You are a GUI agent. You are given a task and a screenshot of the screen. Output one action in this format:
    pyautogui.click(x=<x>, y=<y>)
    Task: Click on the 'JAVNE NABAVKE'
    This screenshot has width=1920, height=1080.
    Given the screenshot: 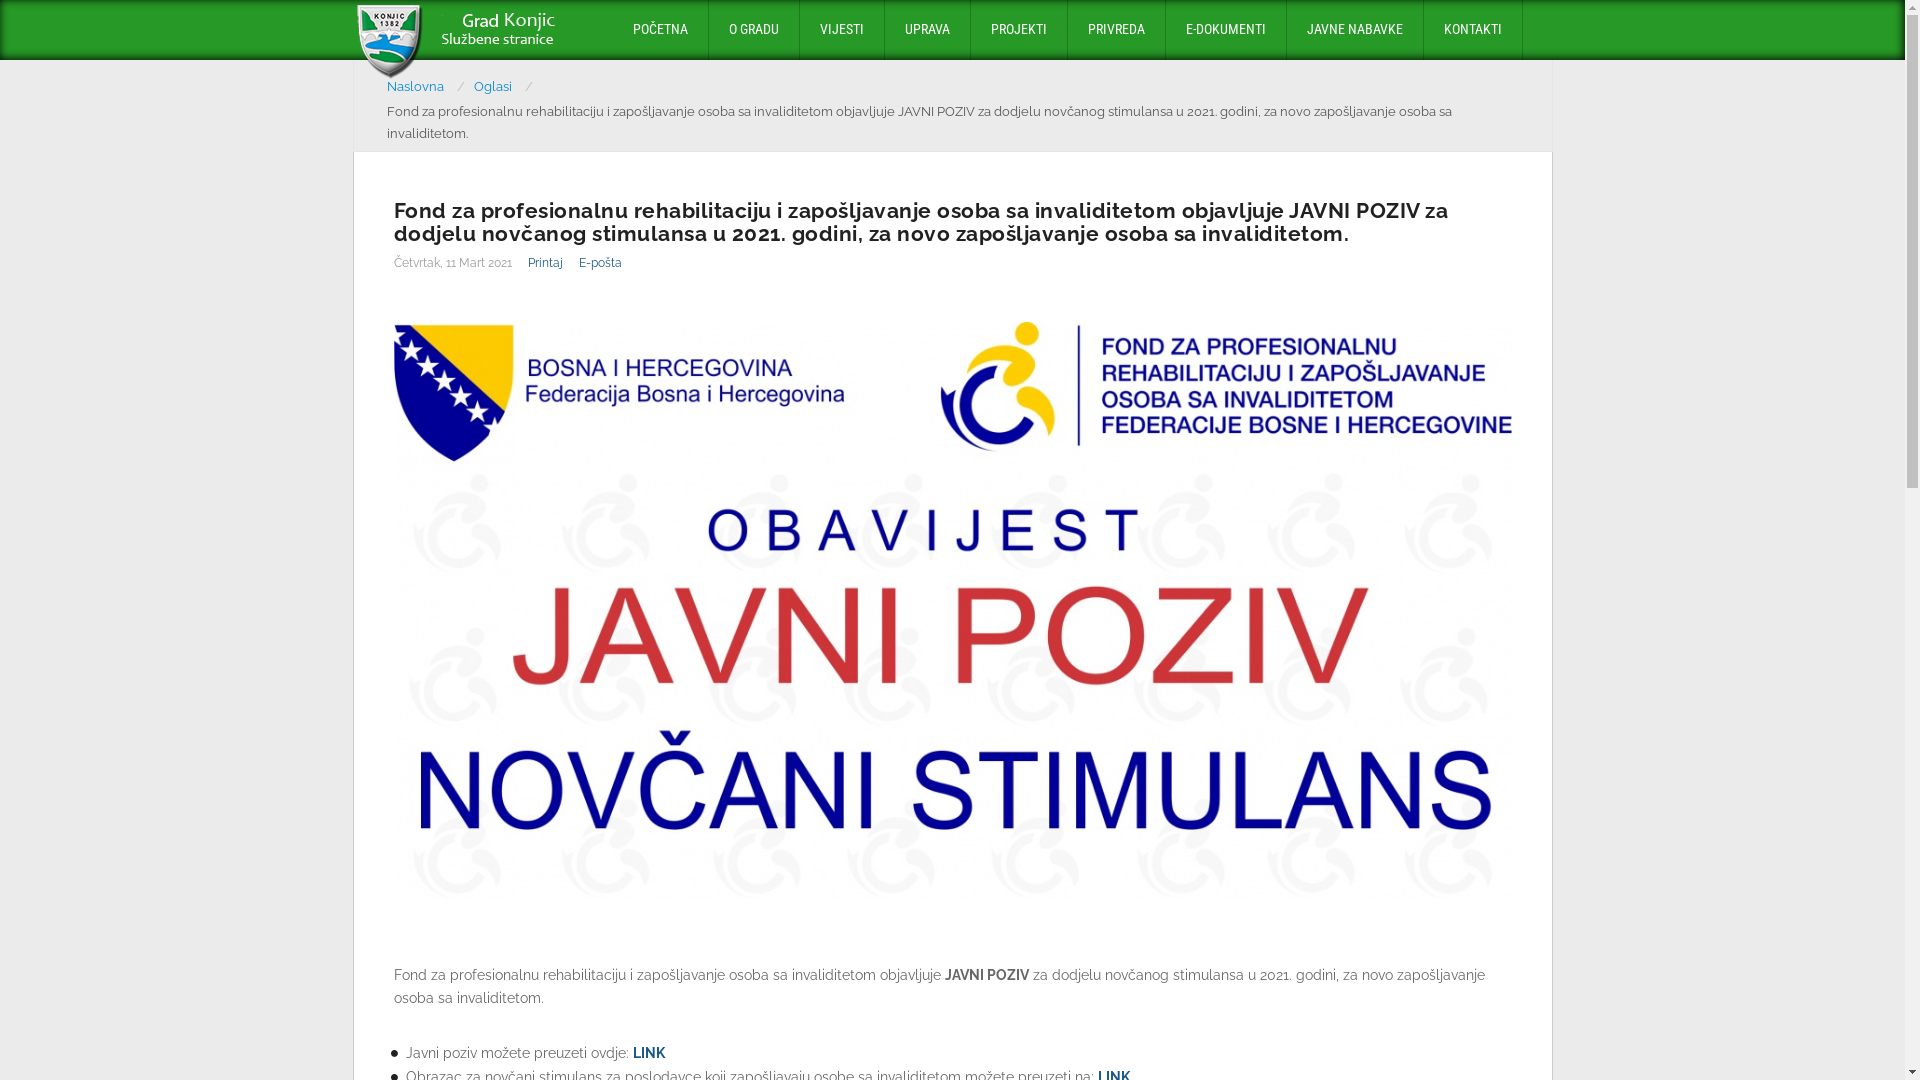 What is the action you would take?
    pyautogui.click(x=1353, y=30)
    